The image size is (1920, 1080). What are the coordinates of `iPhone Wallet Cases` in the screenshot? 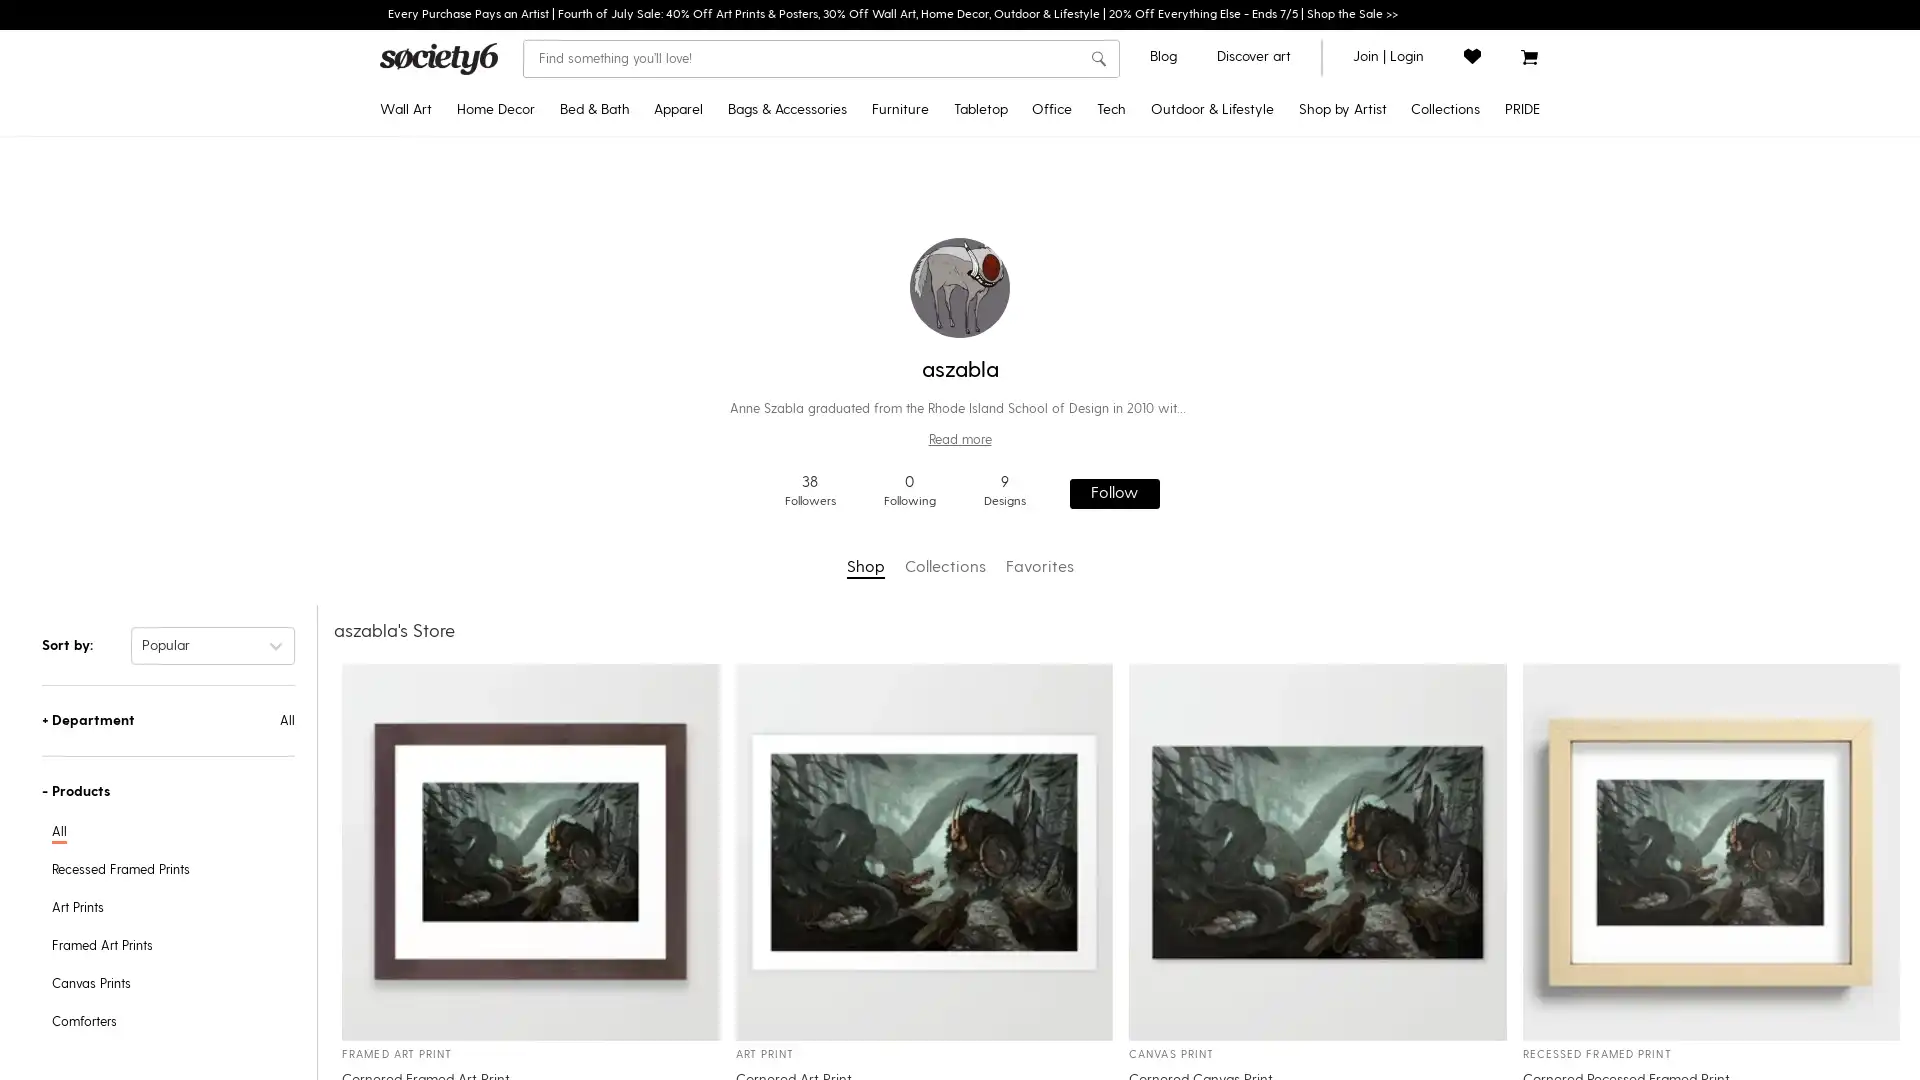 It's located at (1182, 224).